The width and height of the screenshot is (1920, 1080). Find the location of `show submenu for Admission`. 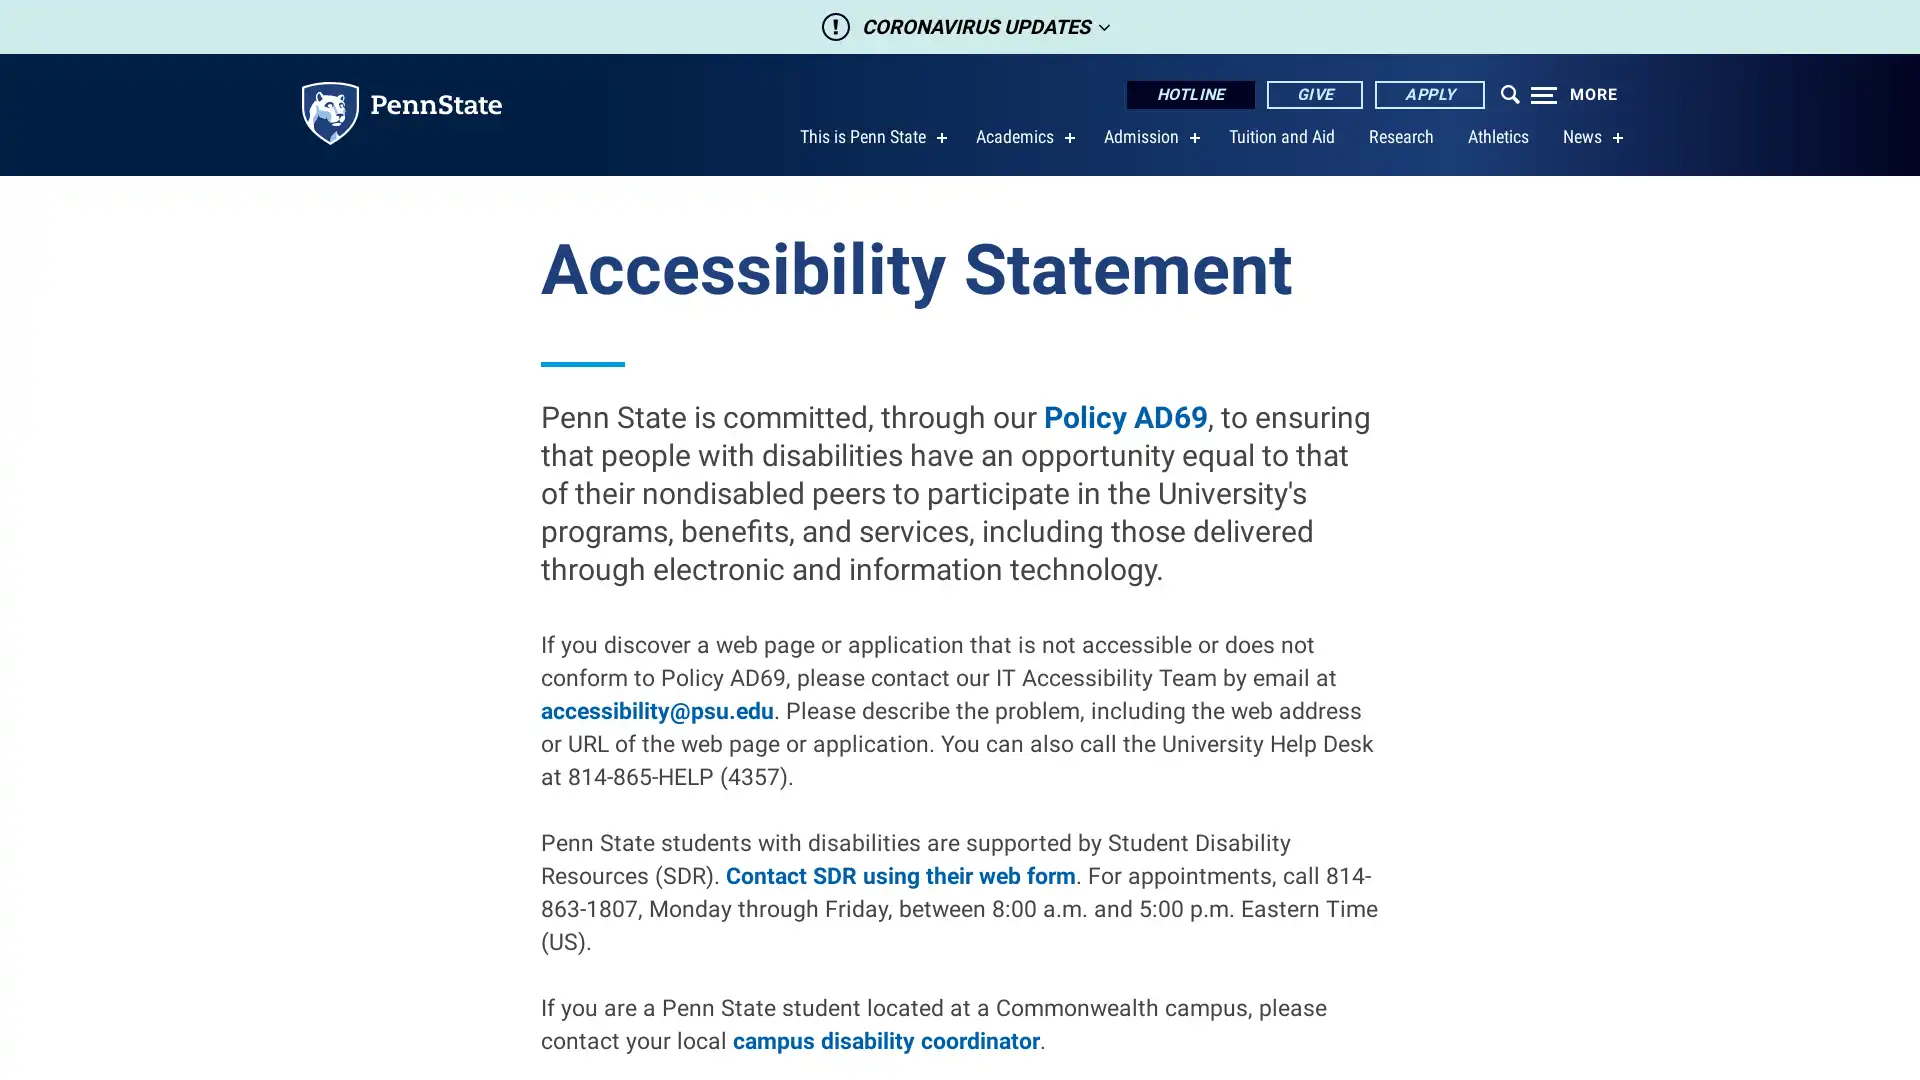

show submenu for Admission is located at coordinates (1186, 137).